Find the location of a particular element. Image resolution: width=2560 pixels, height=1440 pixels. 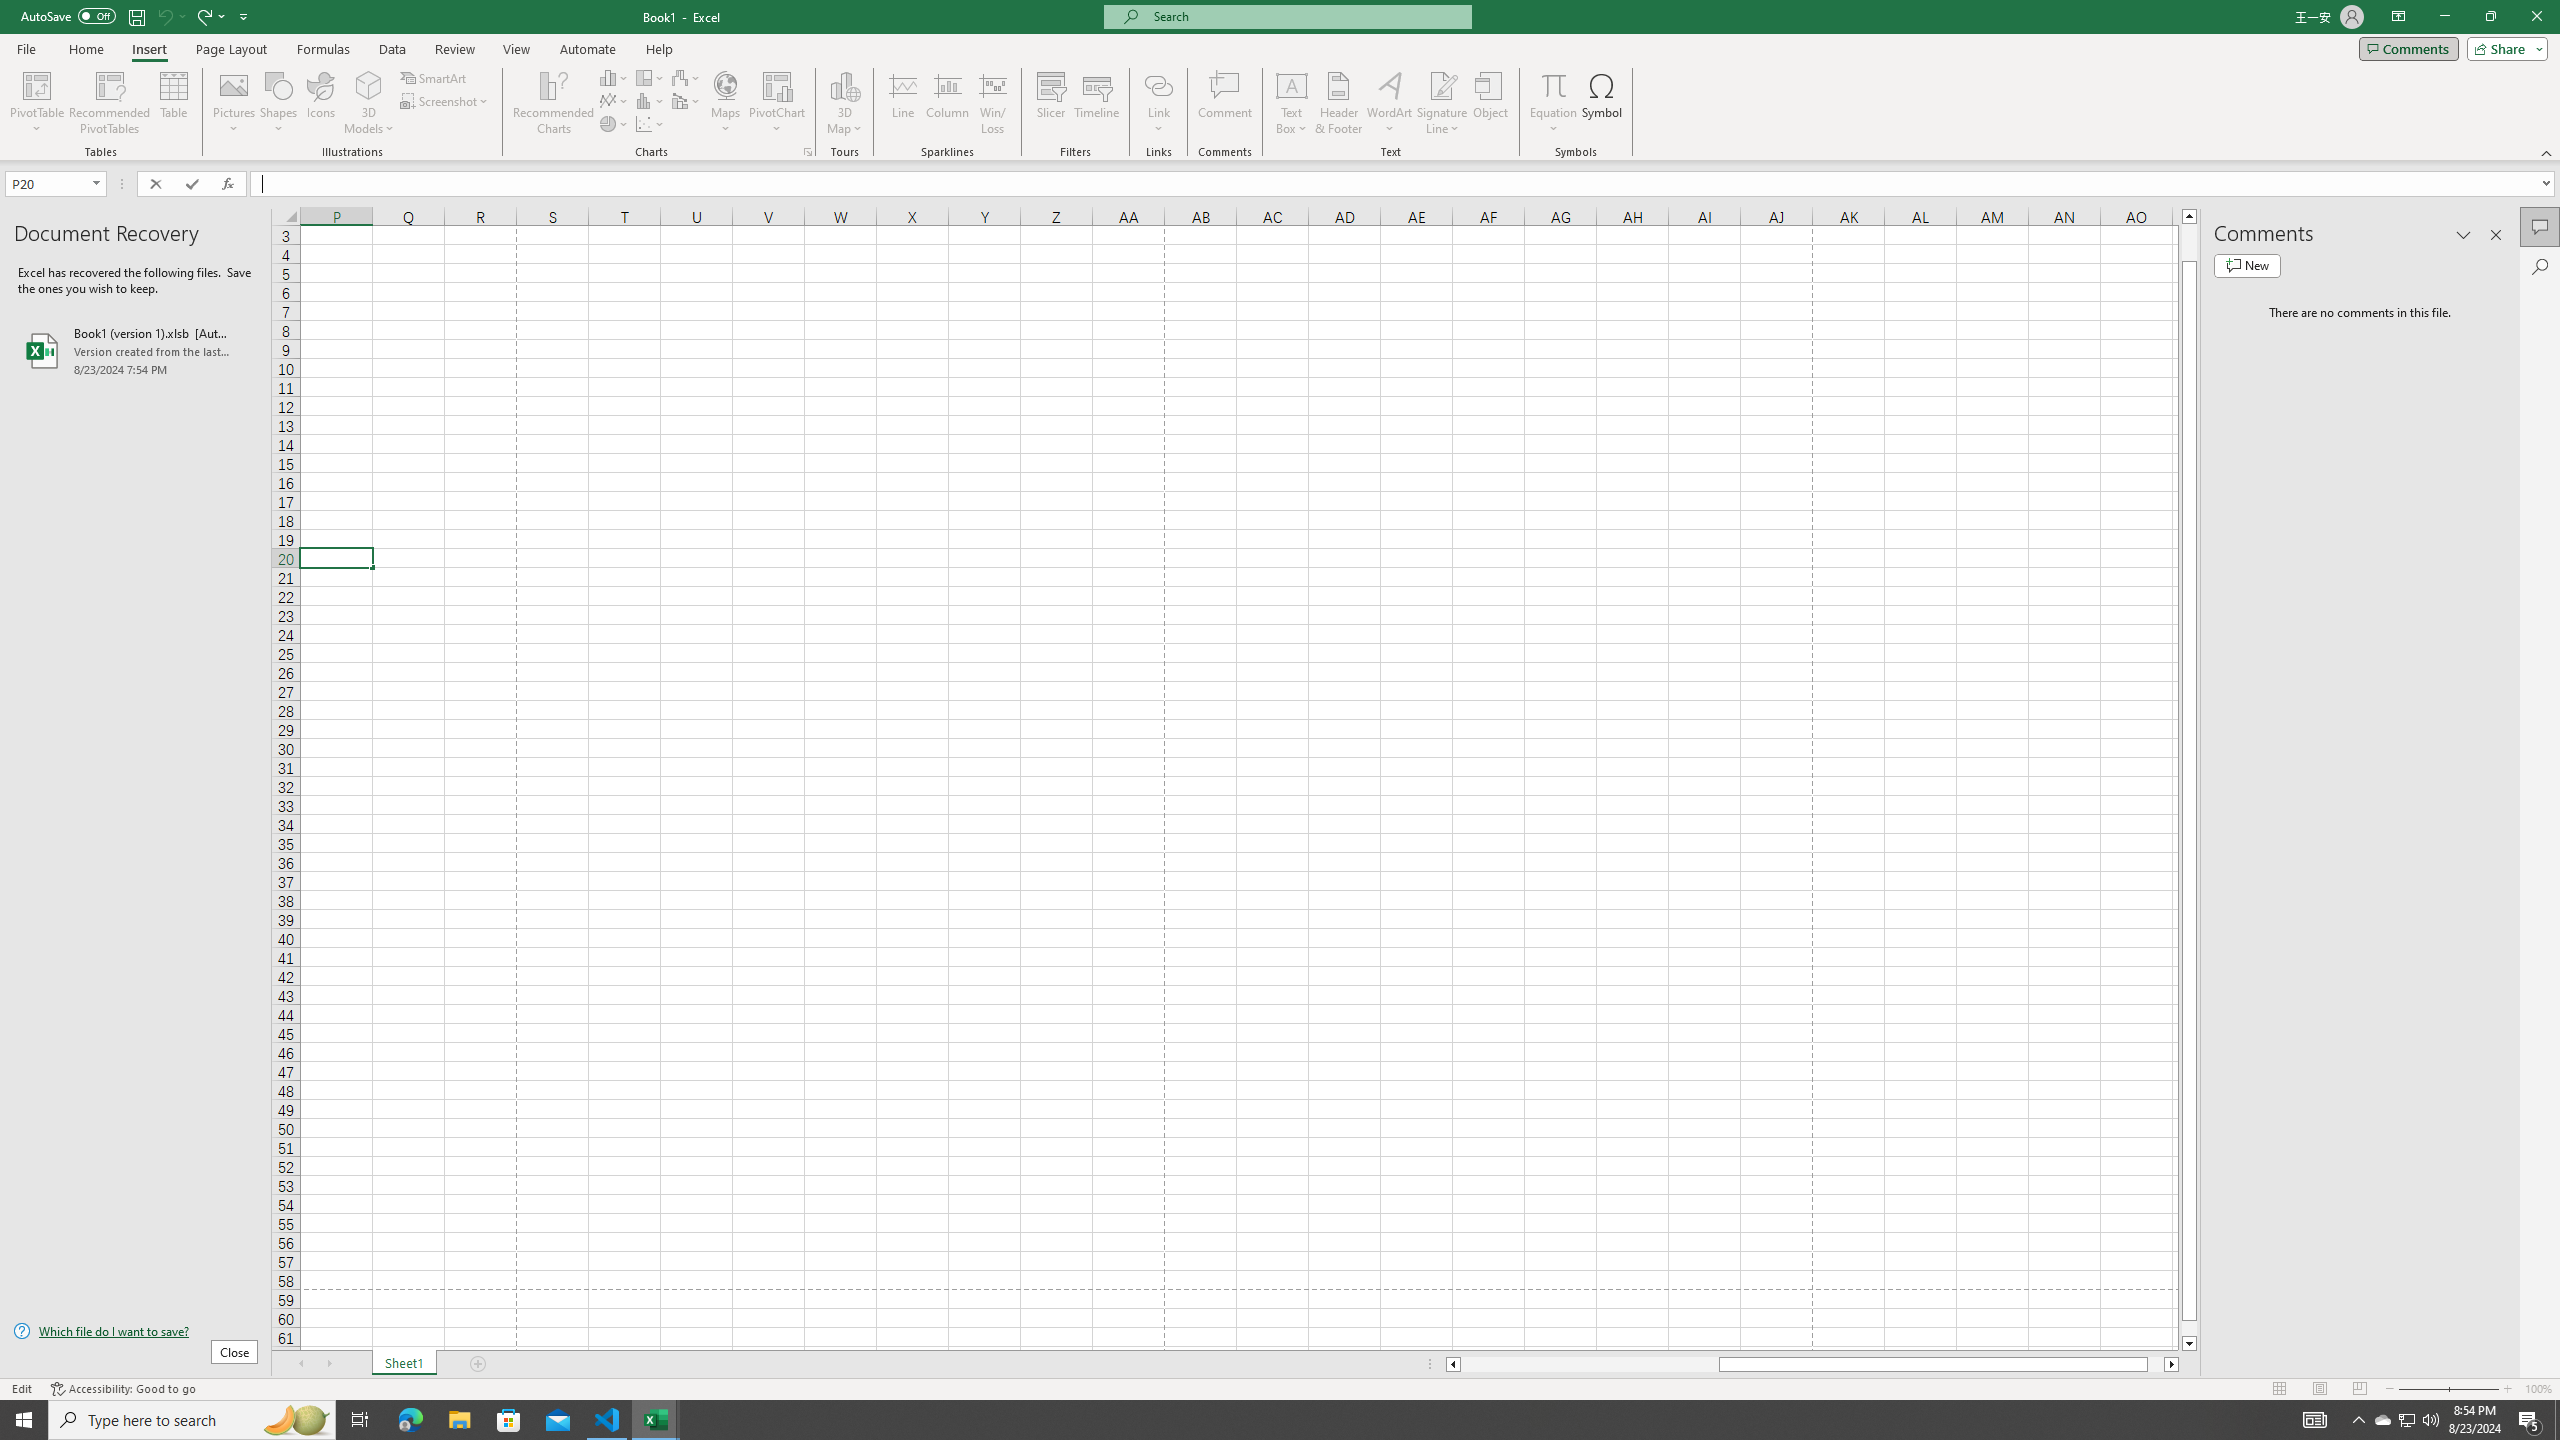

'Insert Scatter (X, Y) or Bubble Chart' is located at coordinates (649, 122).